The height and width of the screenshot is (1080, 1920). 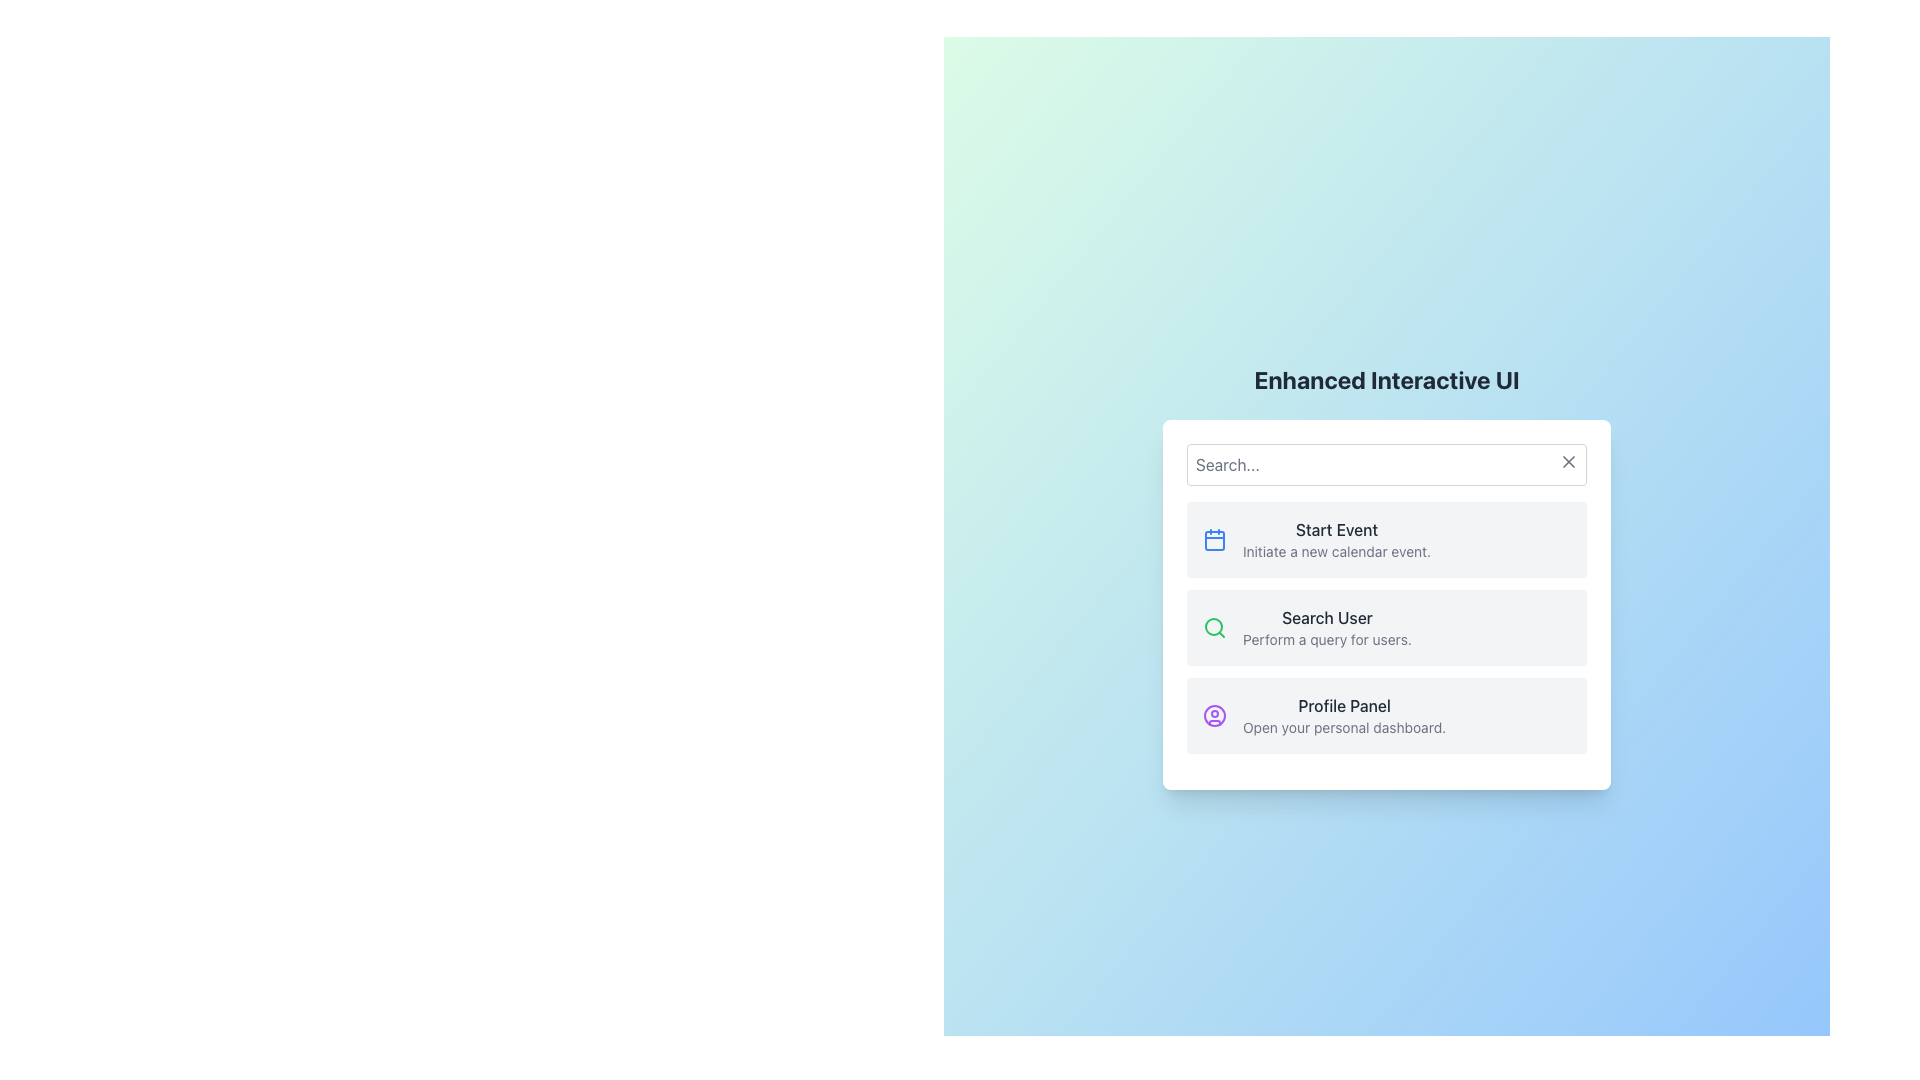 I want to click on the purple user profile icon located in the third section of the list, positioned to the left of 'Profile Panel' and above 'Open your personal dashboard.', so click(x=1213, y=715).